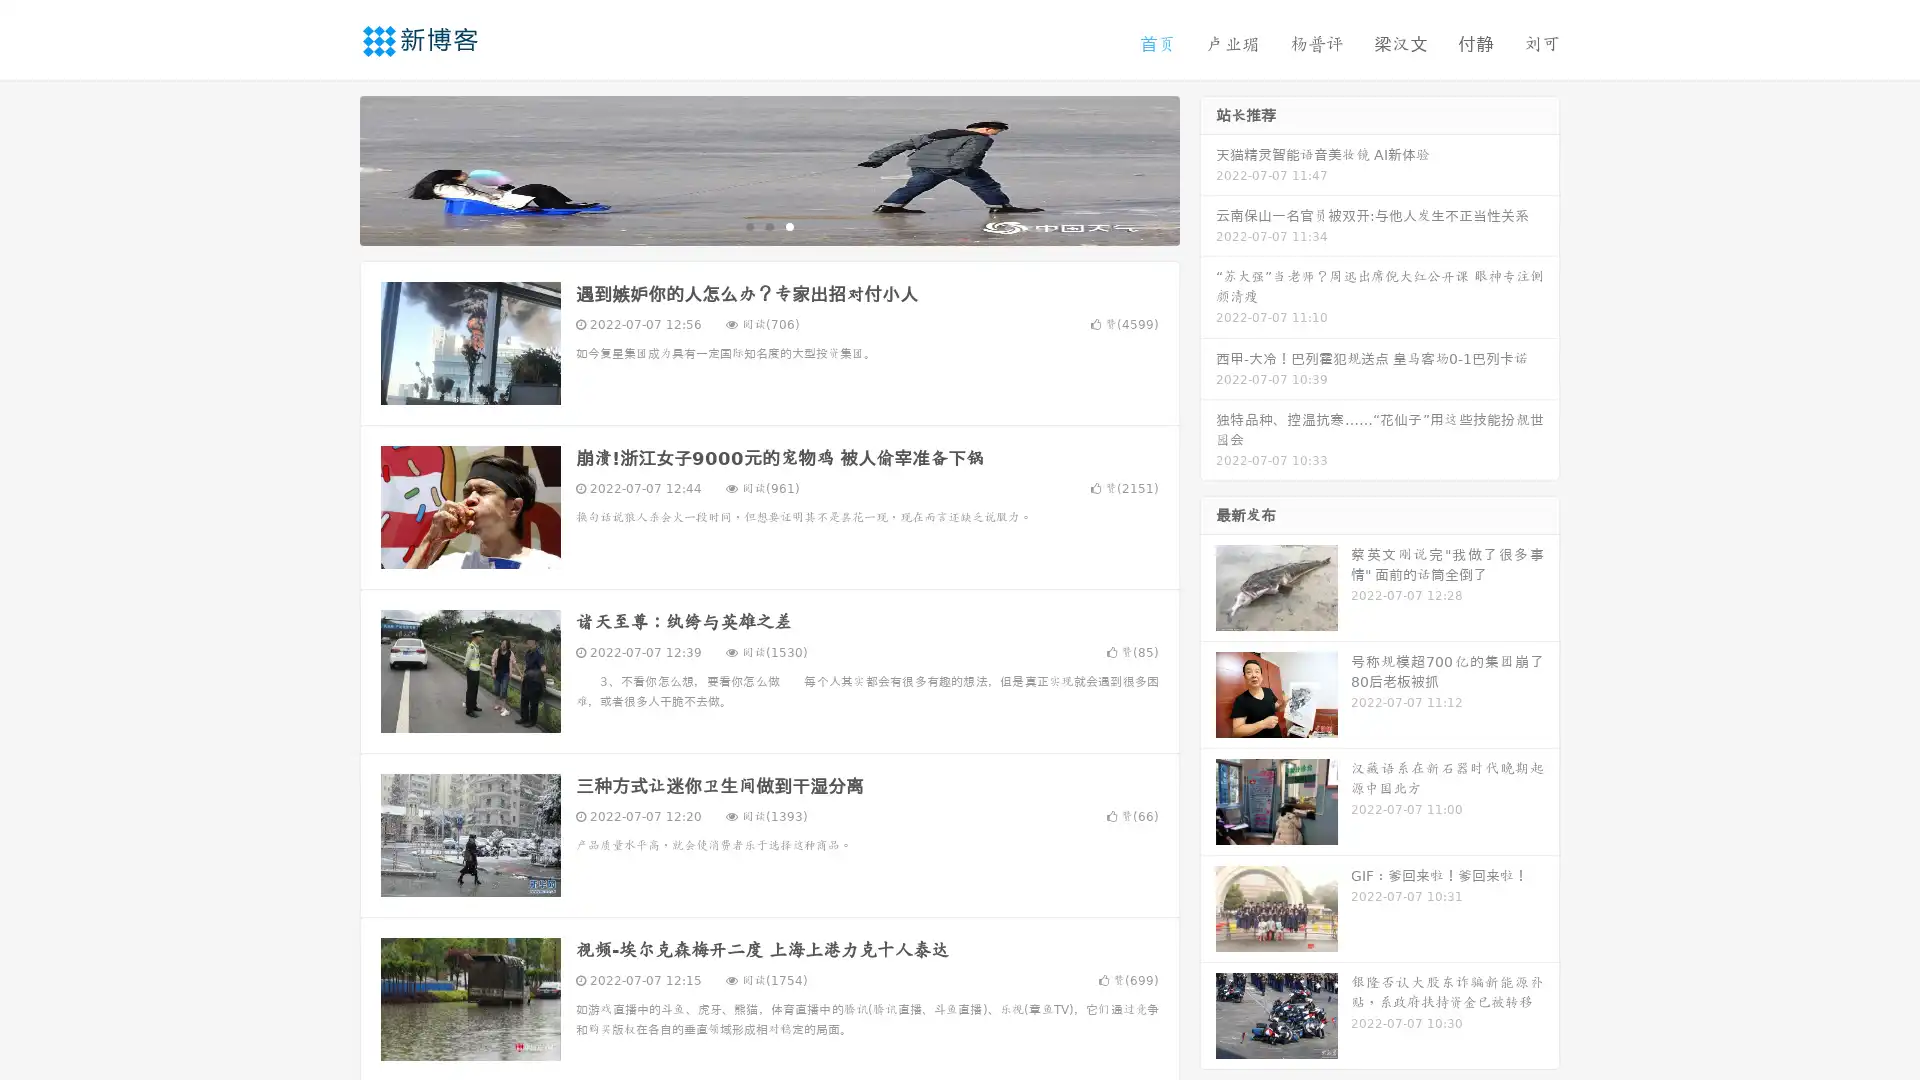 Image resolution: width=1920 pixels, height=1080 pixels. What do you see at coordinates (330, 168) in the screenshot?
I see `Previous slide` at bounding box center [330, 168].